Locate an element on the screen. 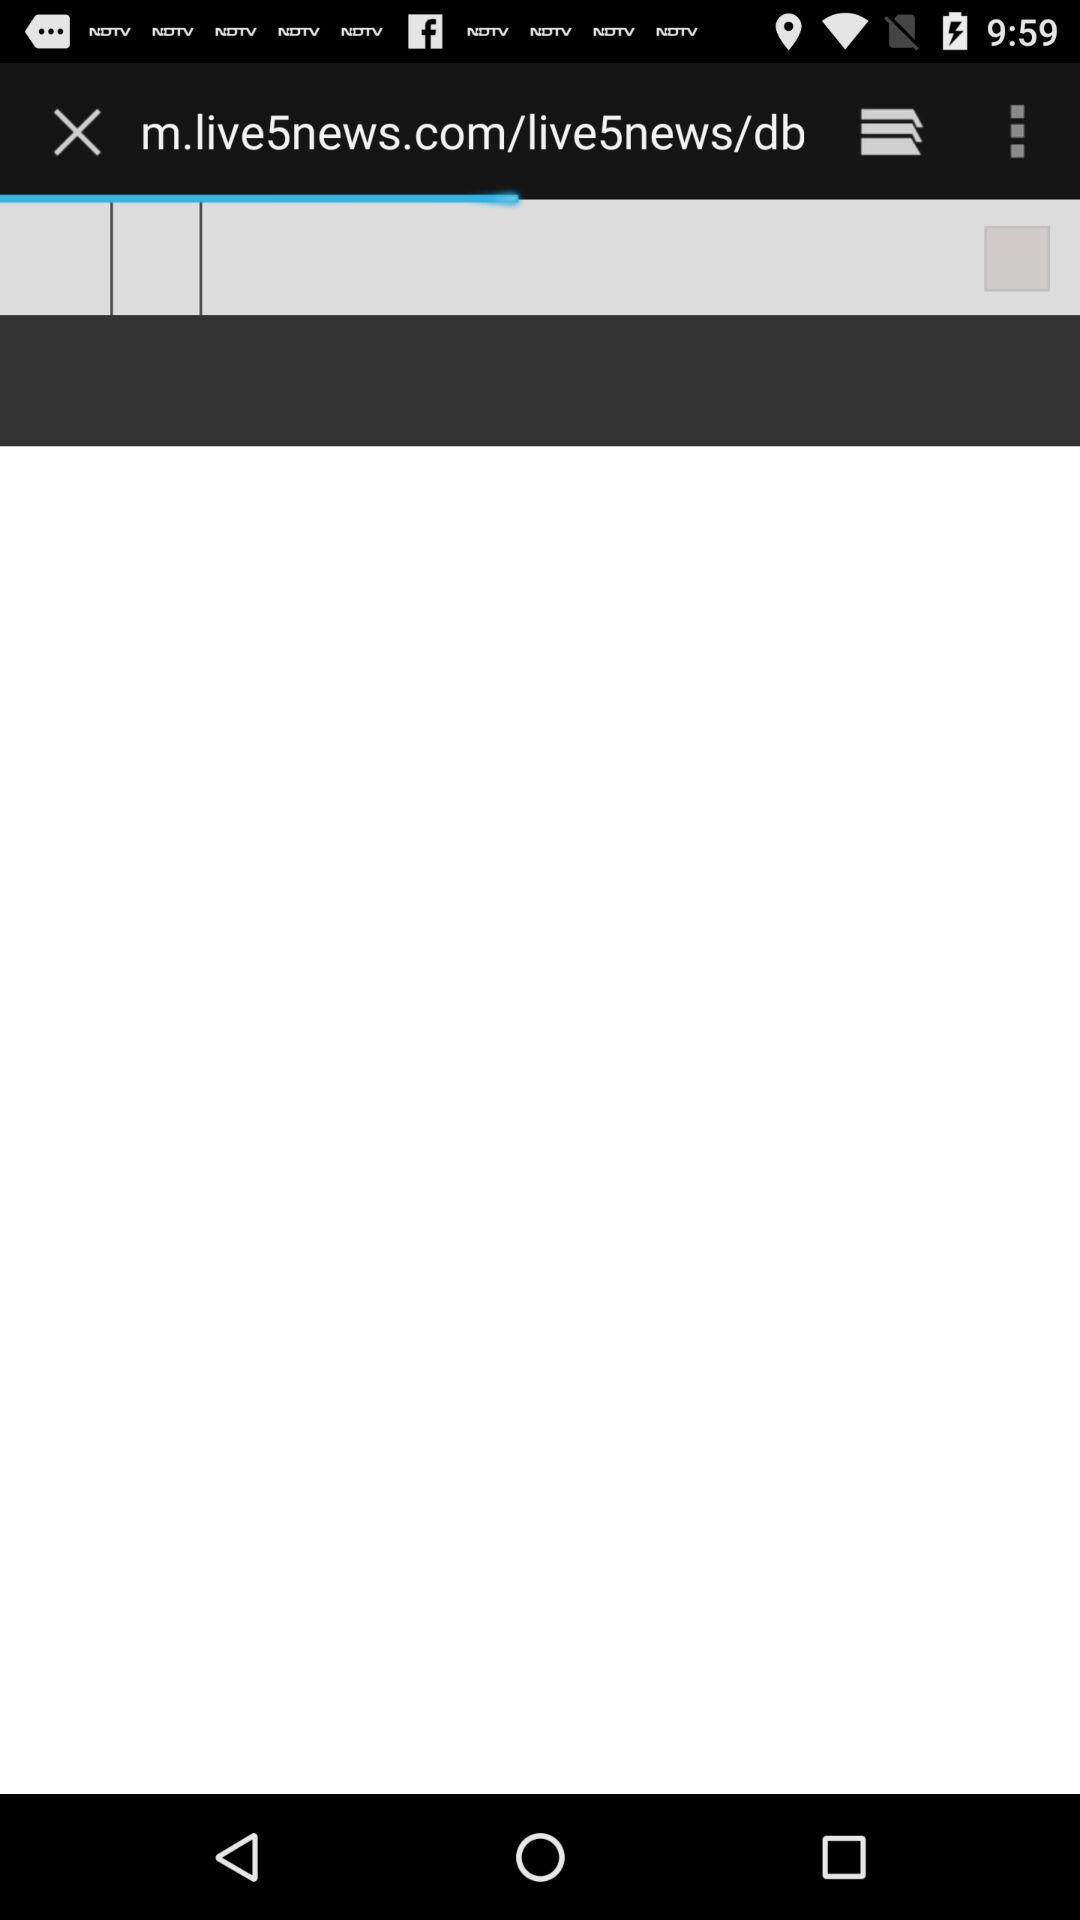 The width and height of the screenshot is (1080, 1920). the icon at the center is located at coordinates (540, 996).